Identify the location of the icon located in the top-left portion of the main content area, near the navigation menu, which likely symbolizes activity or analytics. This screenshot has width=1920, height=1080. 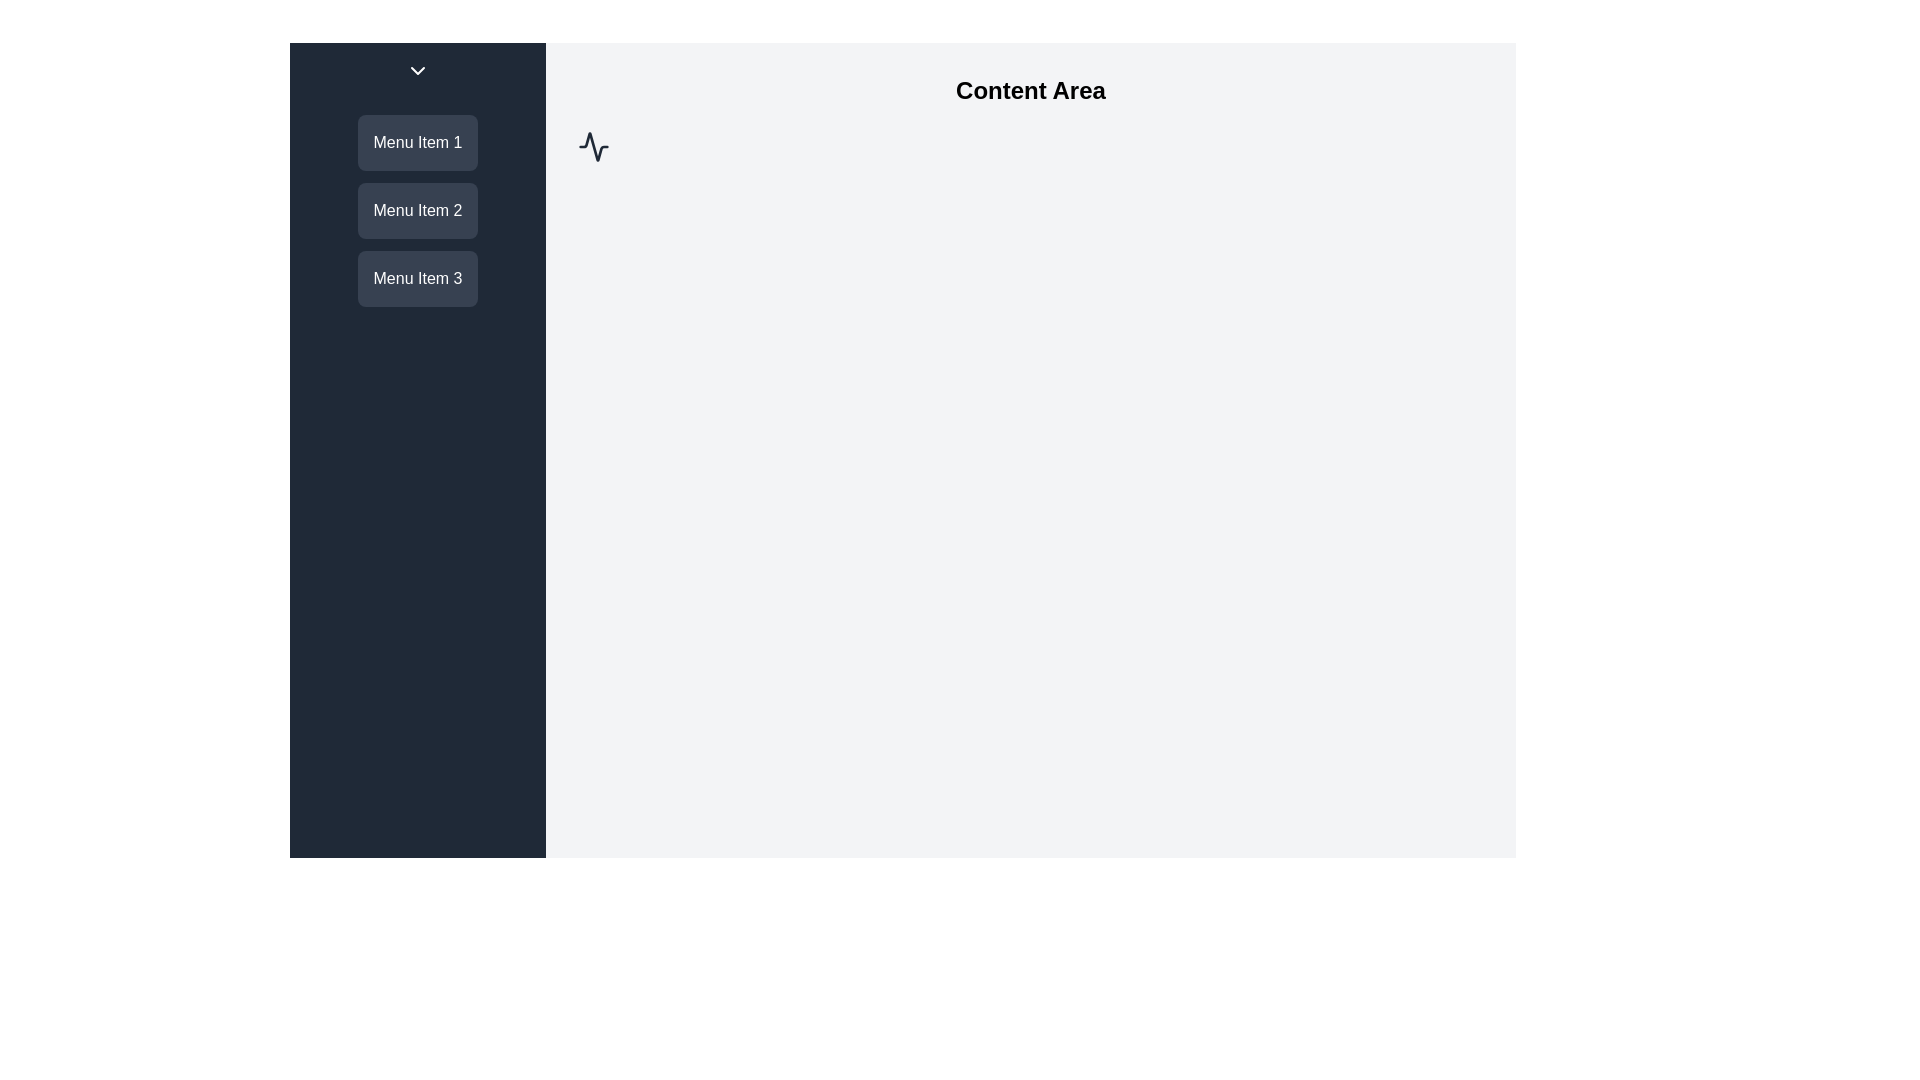
(593, 145).